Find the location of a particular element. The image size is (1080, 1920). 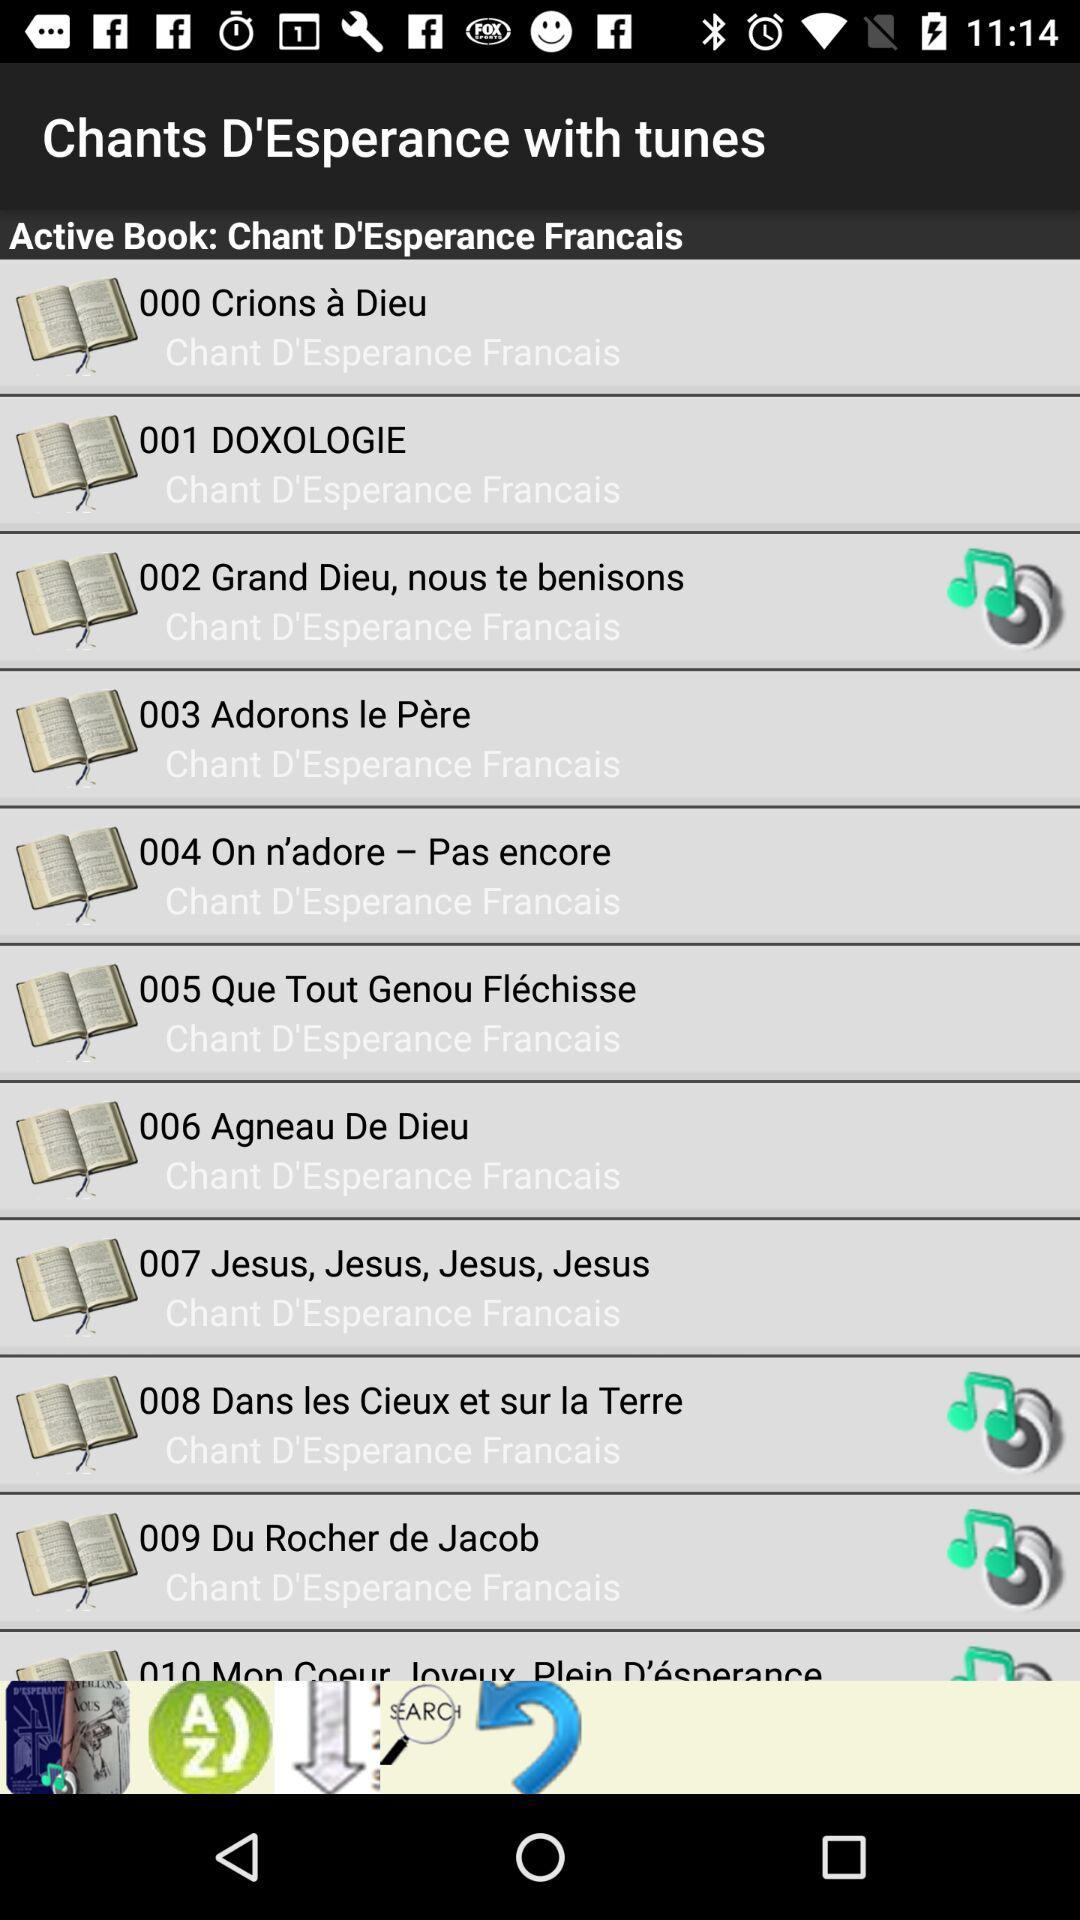

go back is located at coordinates (532, 1736).